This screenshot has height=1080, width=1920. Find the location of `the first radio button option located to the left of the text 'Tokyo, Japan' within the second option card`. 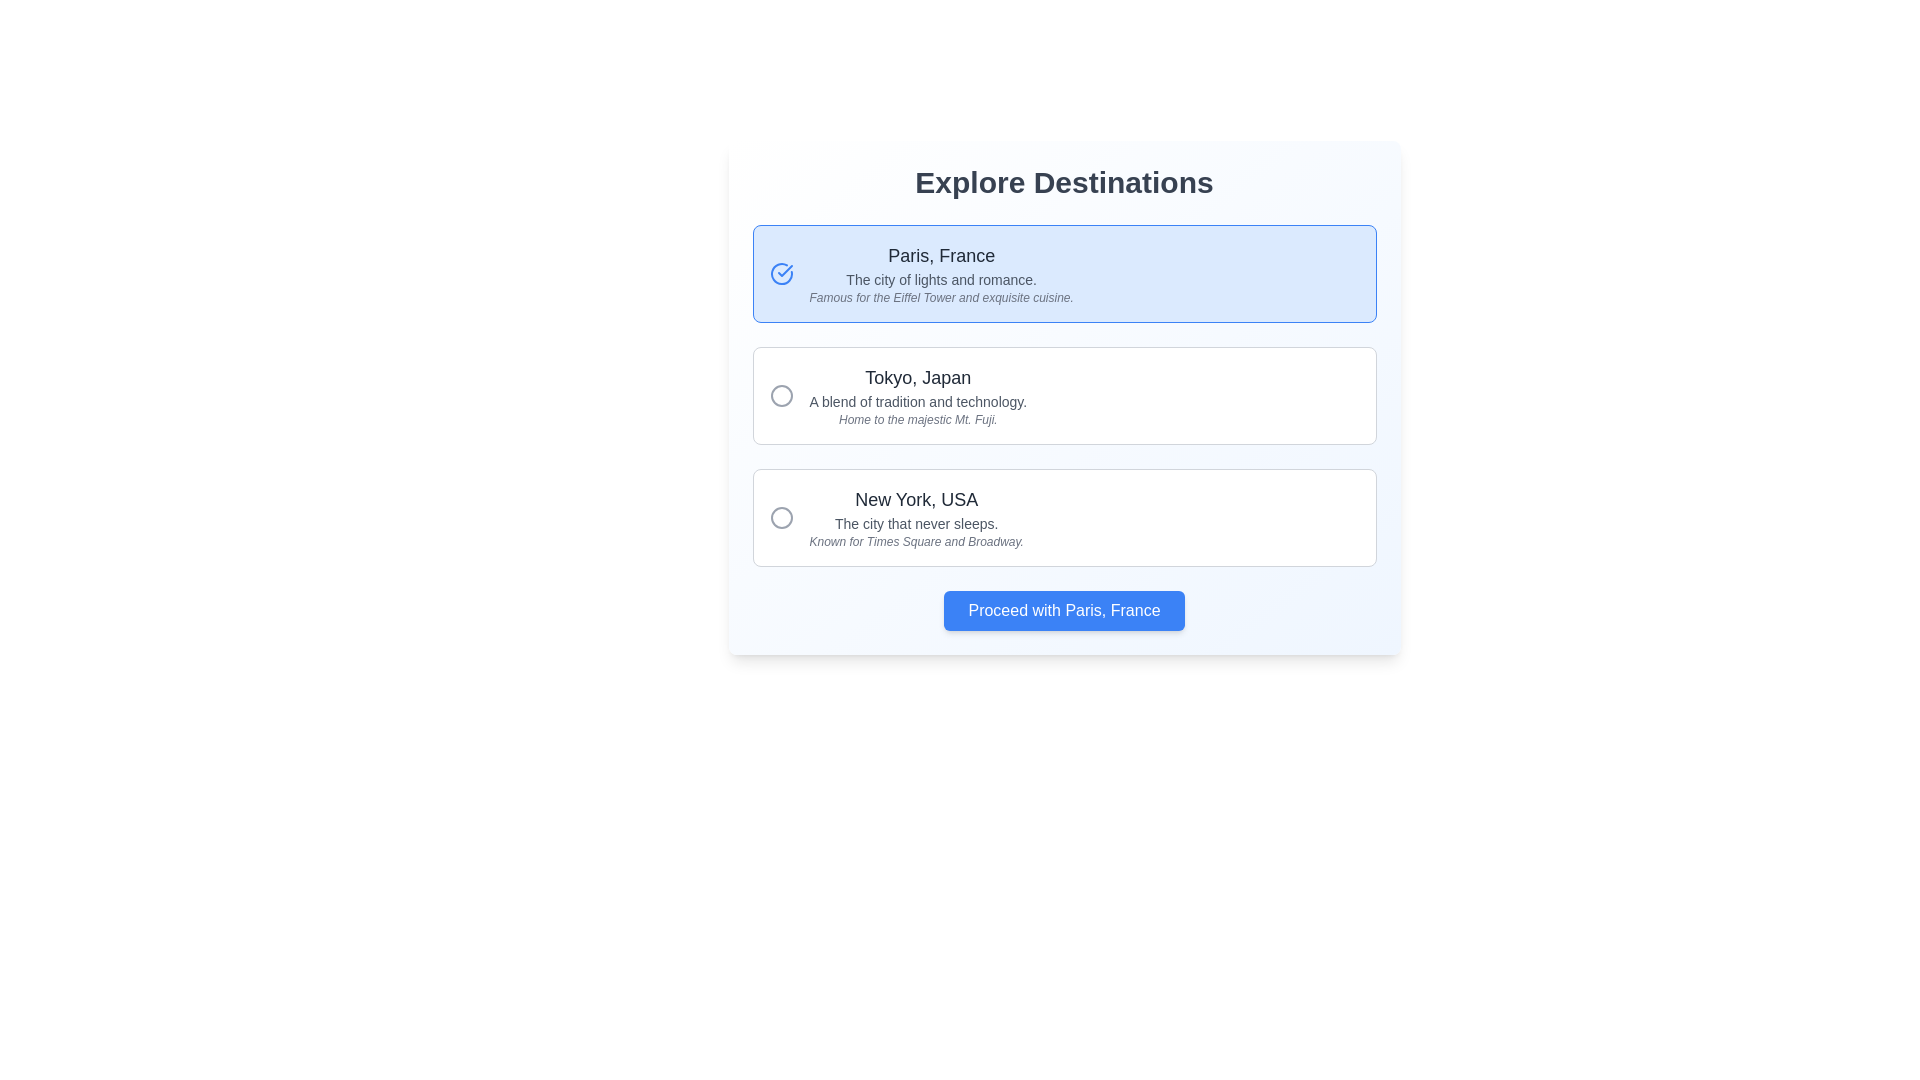

the first radio button option located to the left of the text 'Tokyo, Japan' within the second option card is located at coordinates (780, 396).